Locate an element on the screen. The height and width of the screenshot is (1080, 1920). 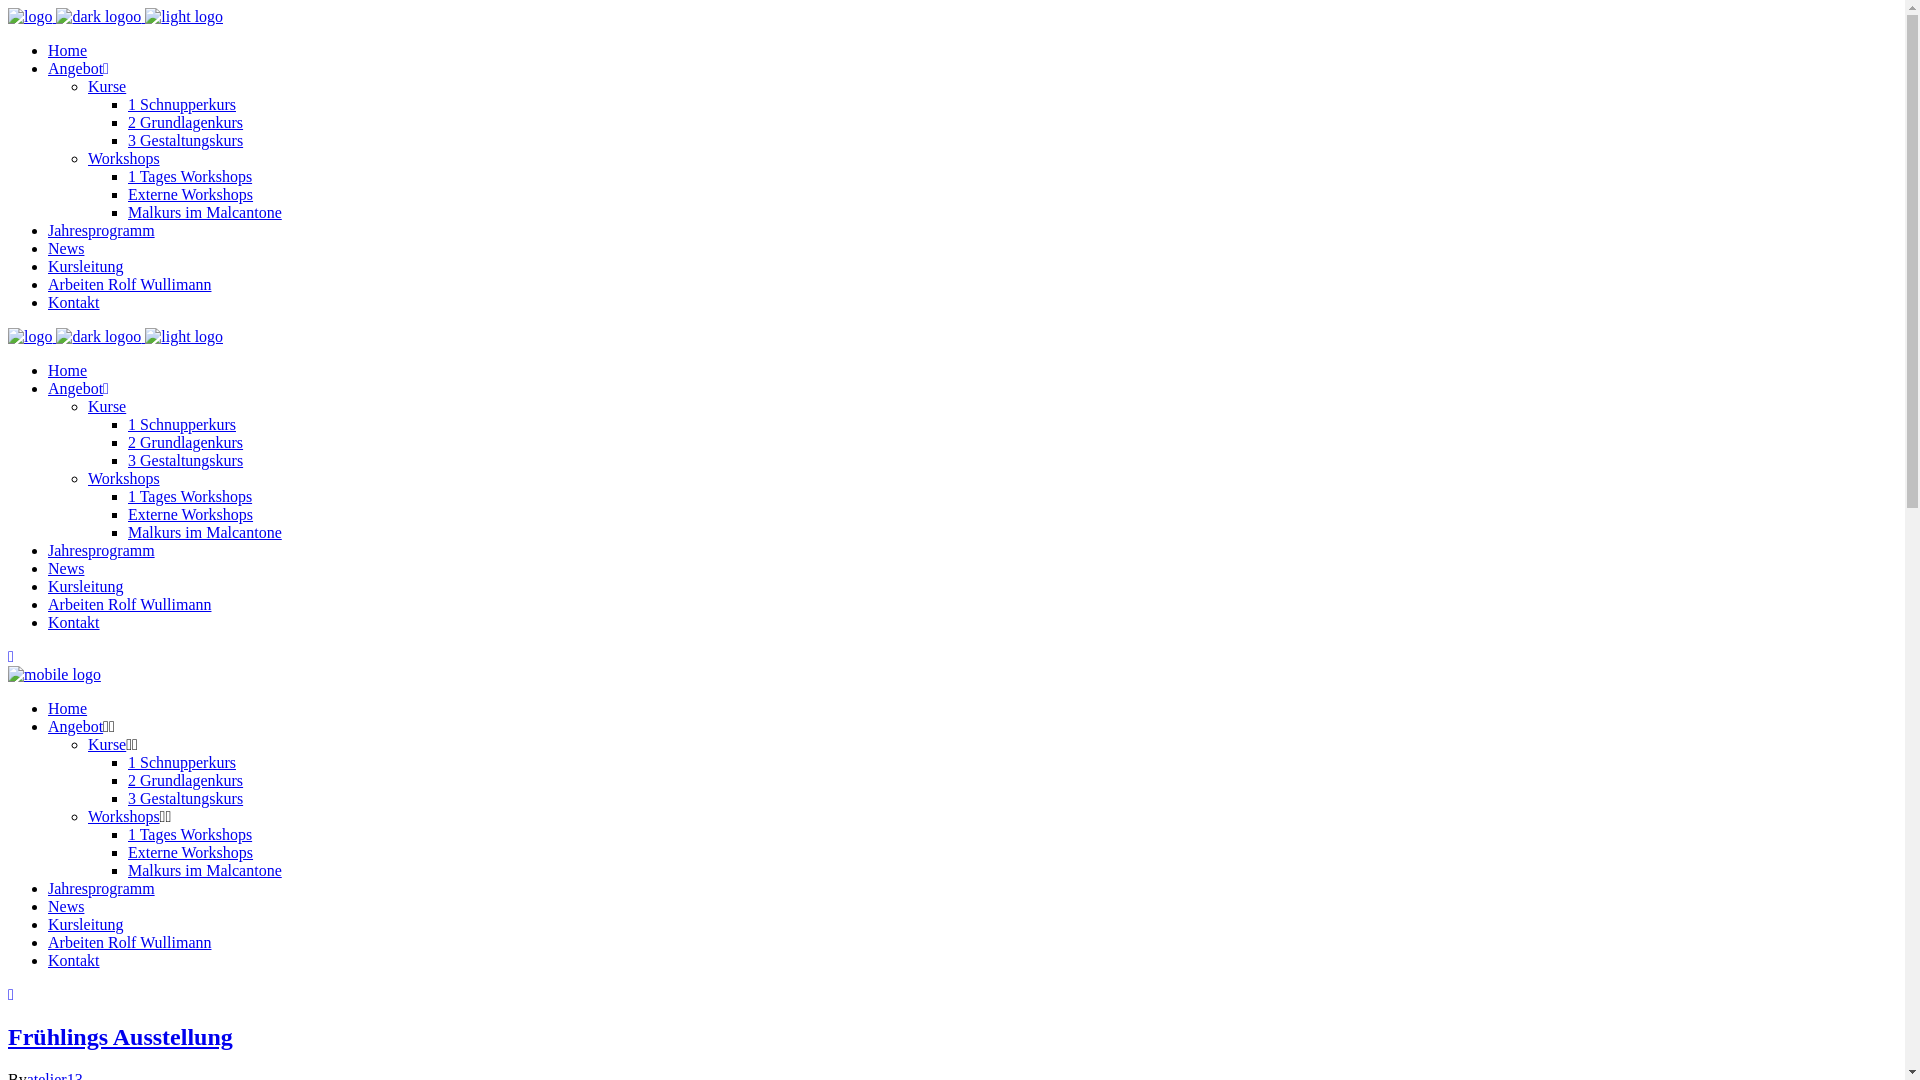
'2 Grundlagenkurs' is located at coordinates (185, 779).